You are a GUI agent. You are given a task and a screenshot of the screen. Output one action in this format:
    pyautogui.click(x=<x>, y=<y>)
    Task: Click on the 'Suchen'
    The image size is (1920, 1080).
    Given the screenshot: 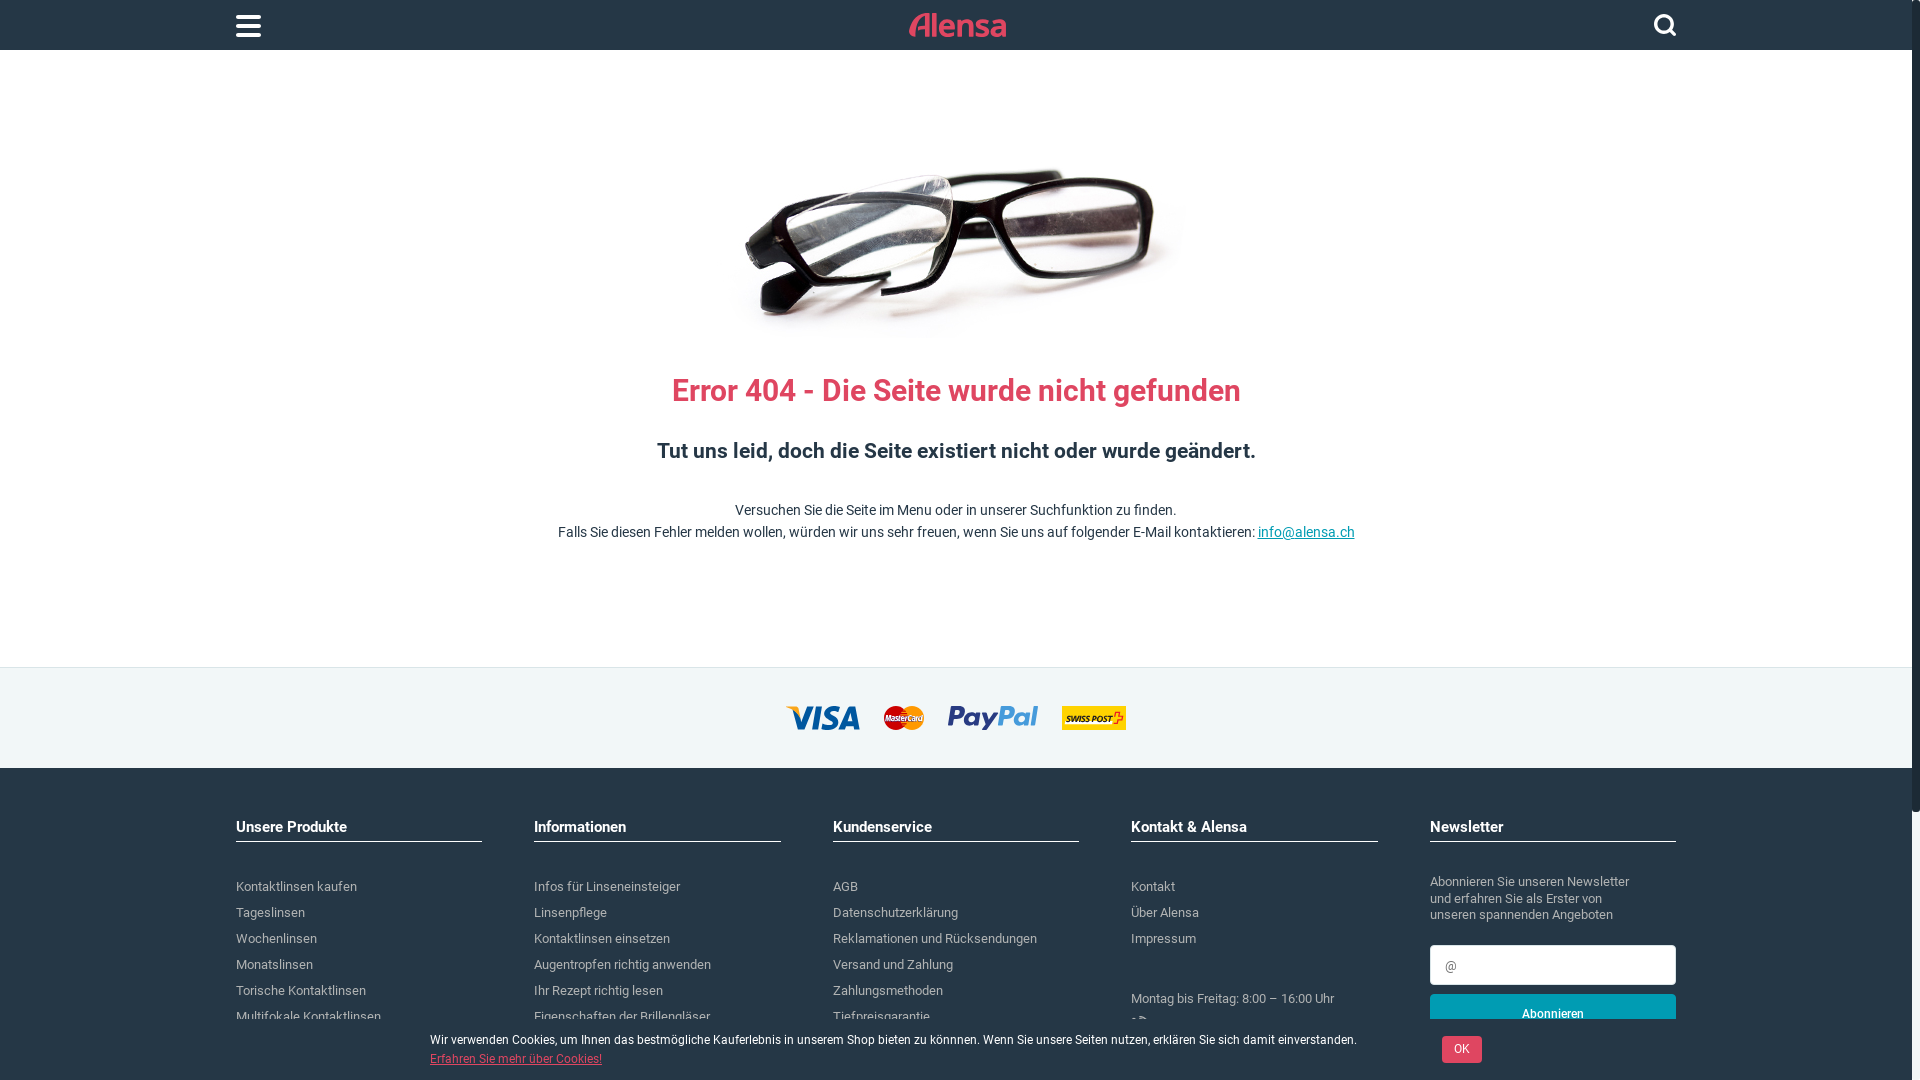 What is the action you would take?
    pyautogui.click(x=1665, y=24)
    